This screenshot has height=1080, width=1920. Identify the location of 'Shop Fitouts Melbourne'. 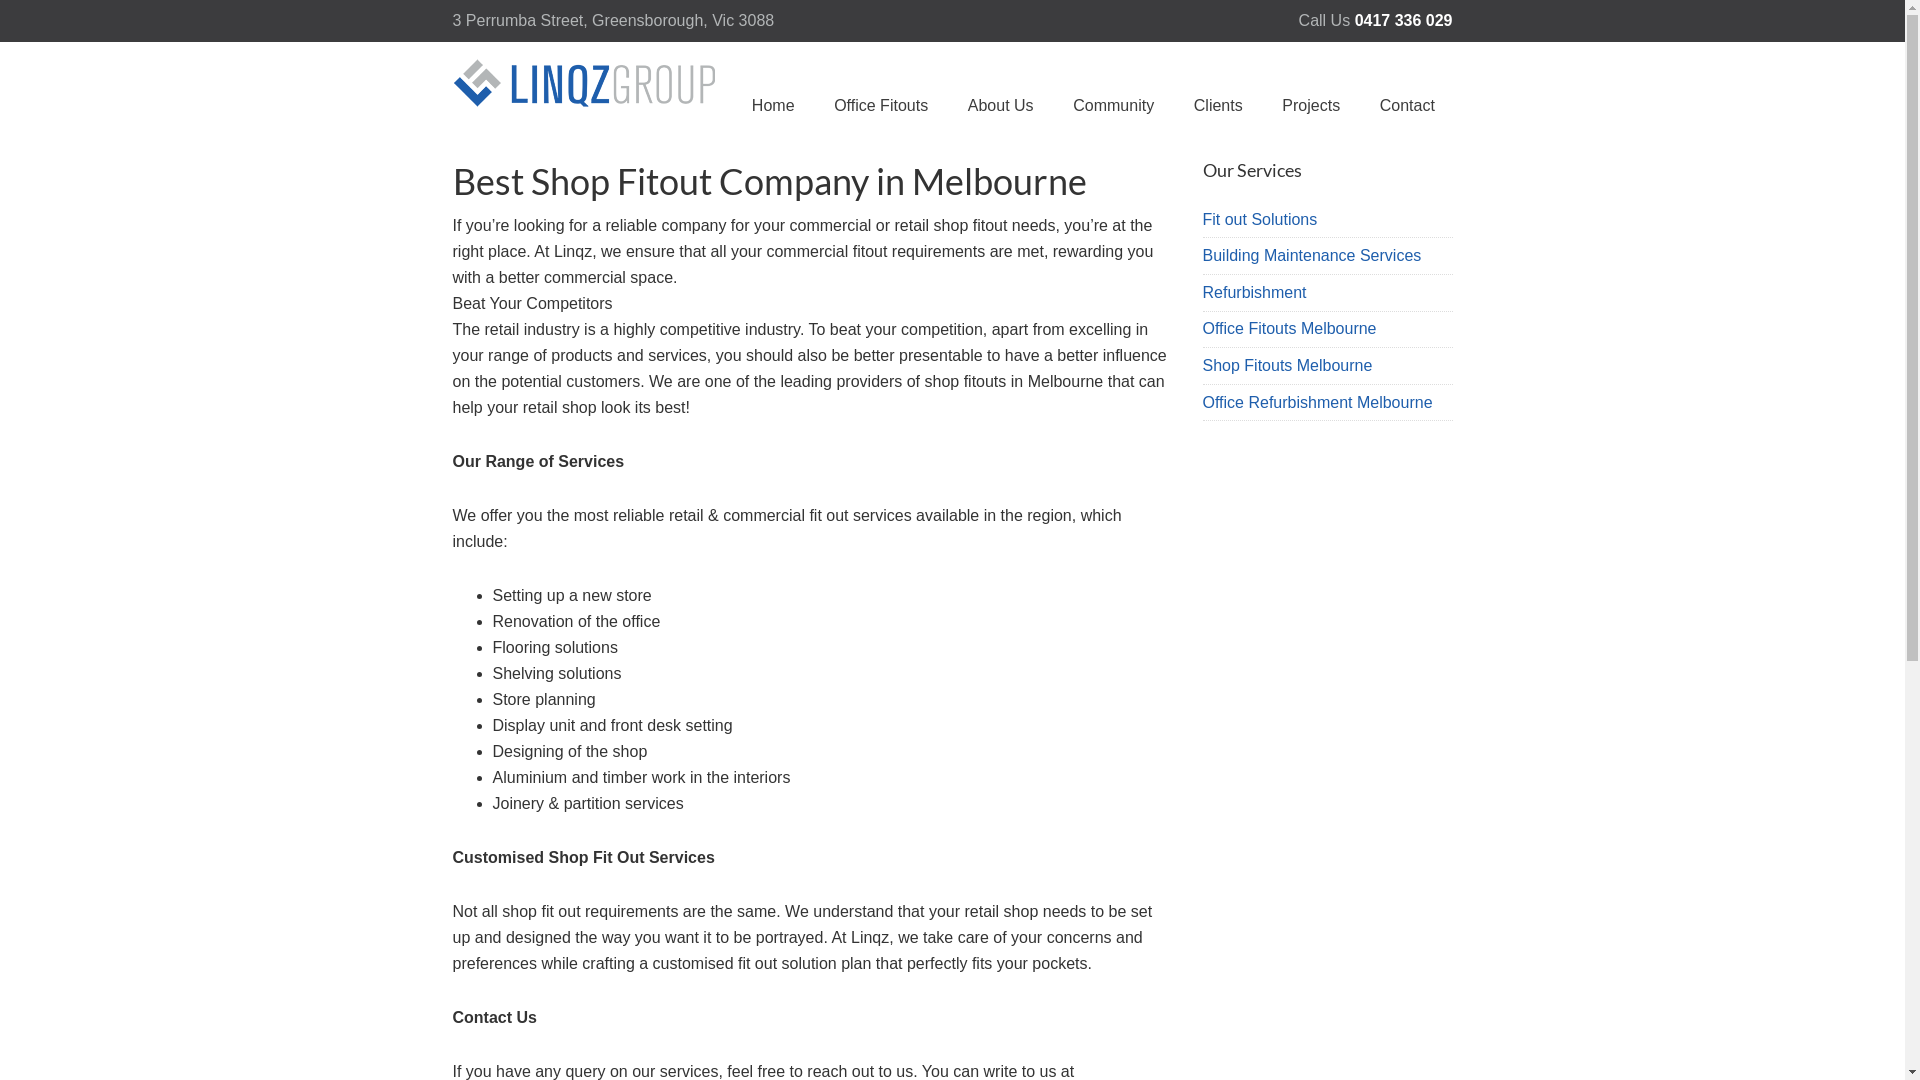
(1326, 366).